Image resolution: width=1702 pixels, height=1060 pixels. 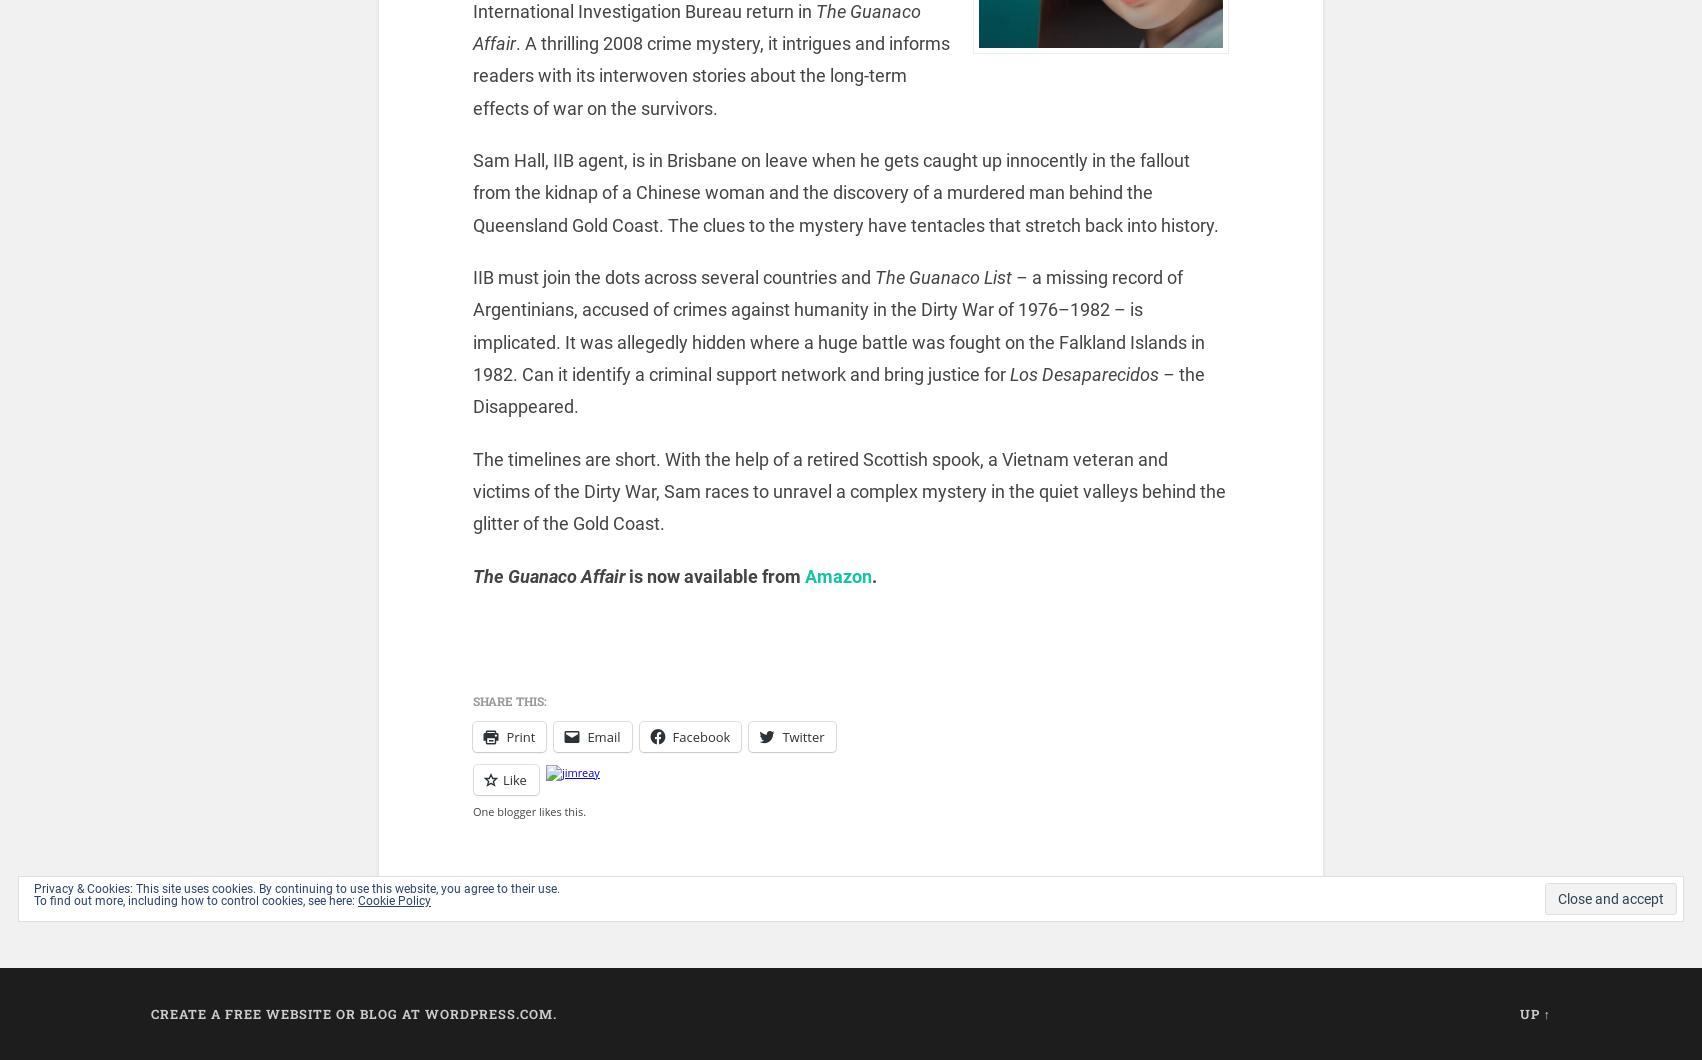 What do you see at coordinates (195, 901) in the screenshot?
I see `'To find out more, including how to control cookies, see here:'` at bounding box center [195, 901].